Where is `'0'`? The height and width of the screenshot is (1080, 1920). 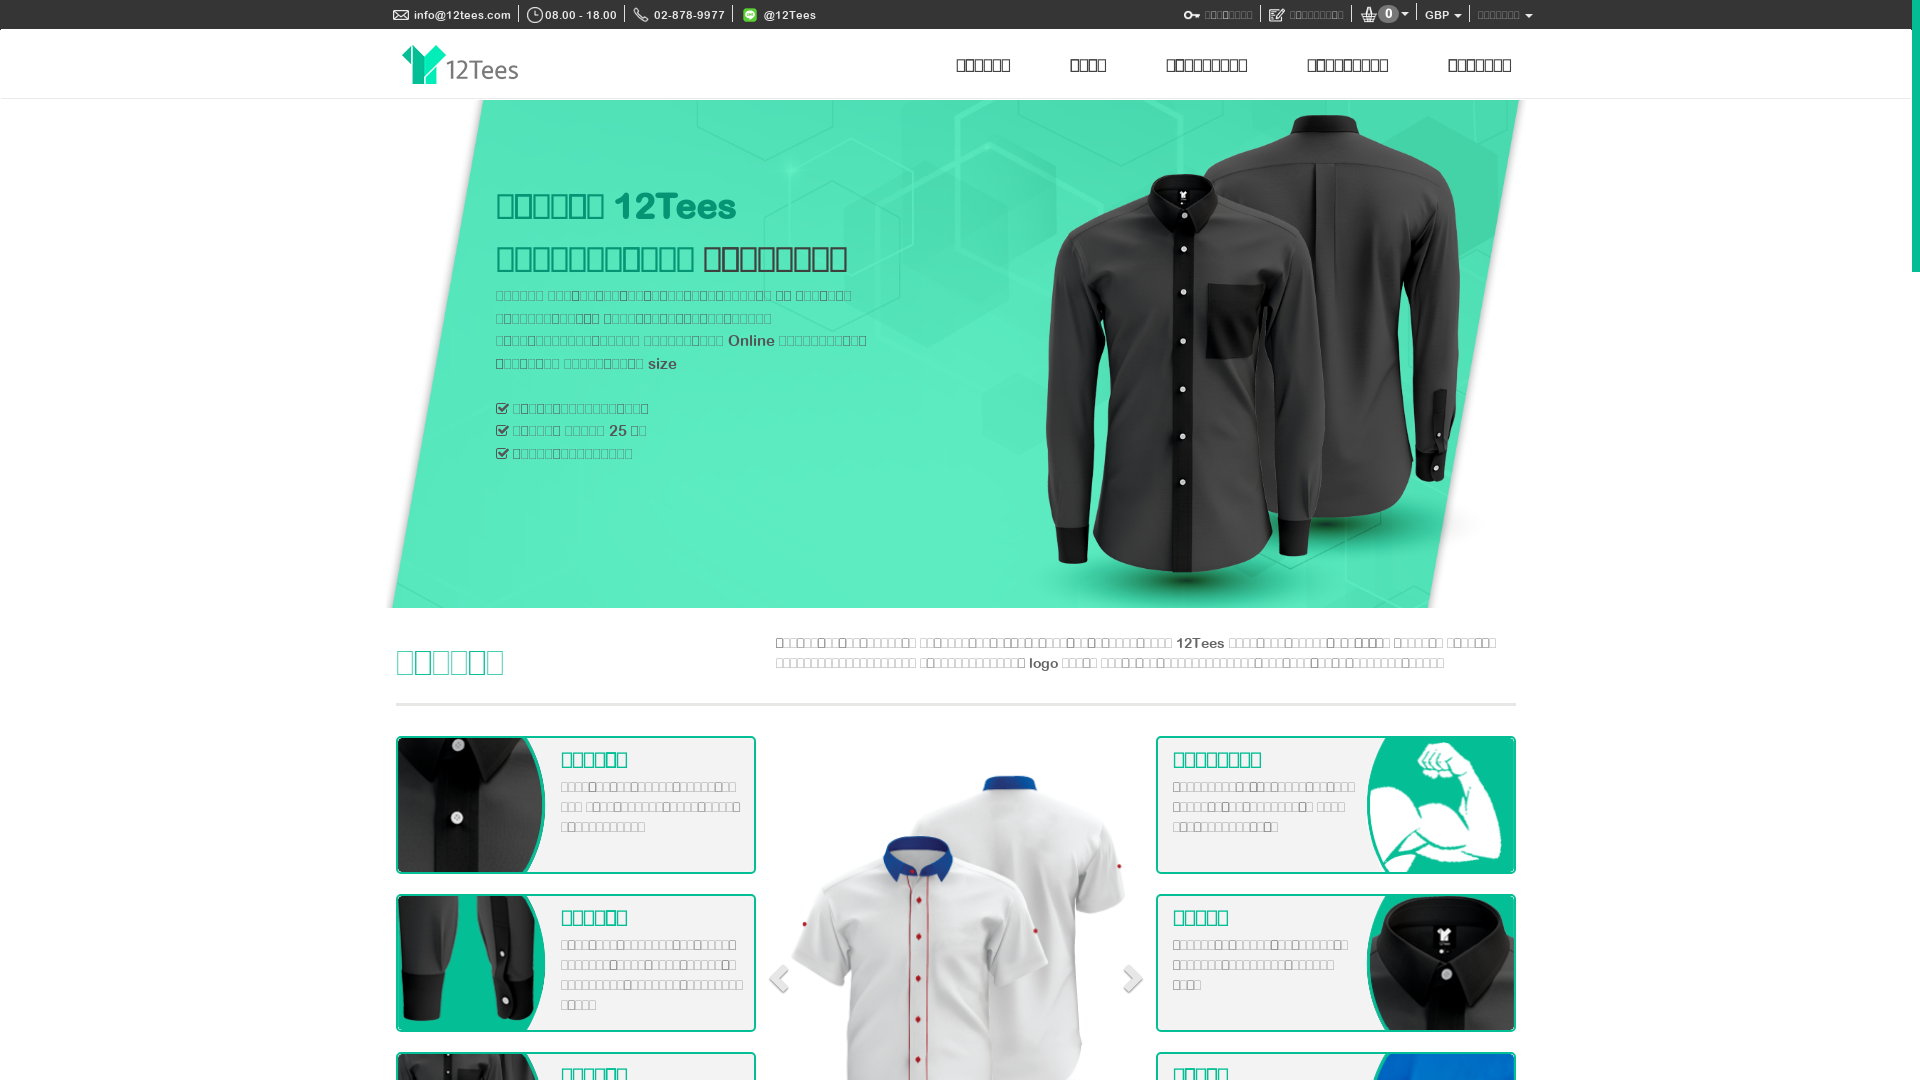
'0' is located at coordinates (1383, 14).